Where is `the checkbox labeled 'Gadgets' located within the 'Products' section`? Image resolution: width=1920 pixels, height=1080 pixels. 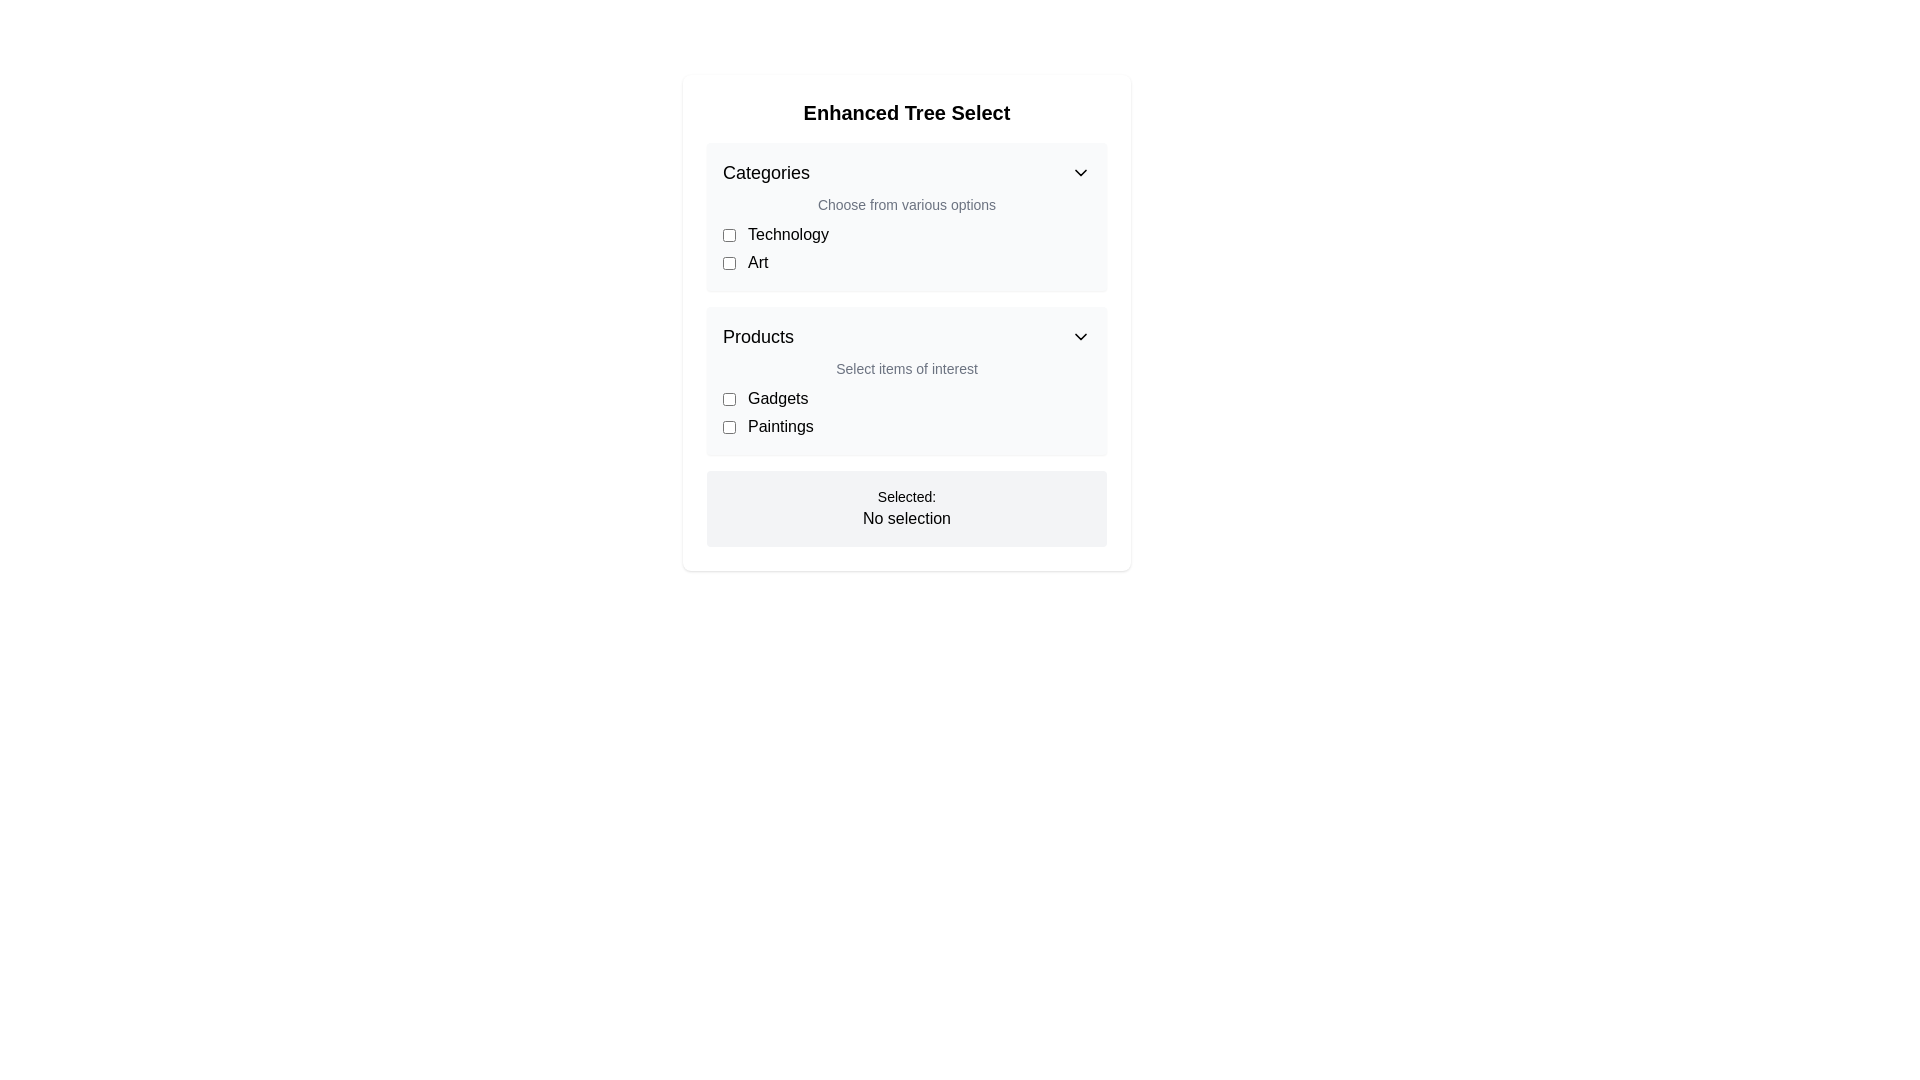
the checkbox labeled 'Gadgets' located within the 'Products' section is located at coordinates (728, 398).